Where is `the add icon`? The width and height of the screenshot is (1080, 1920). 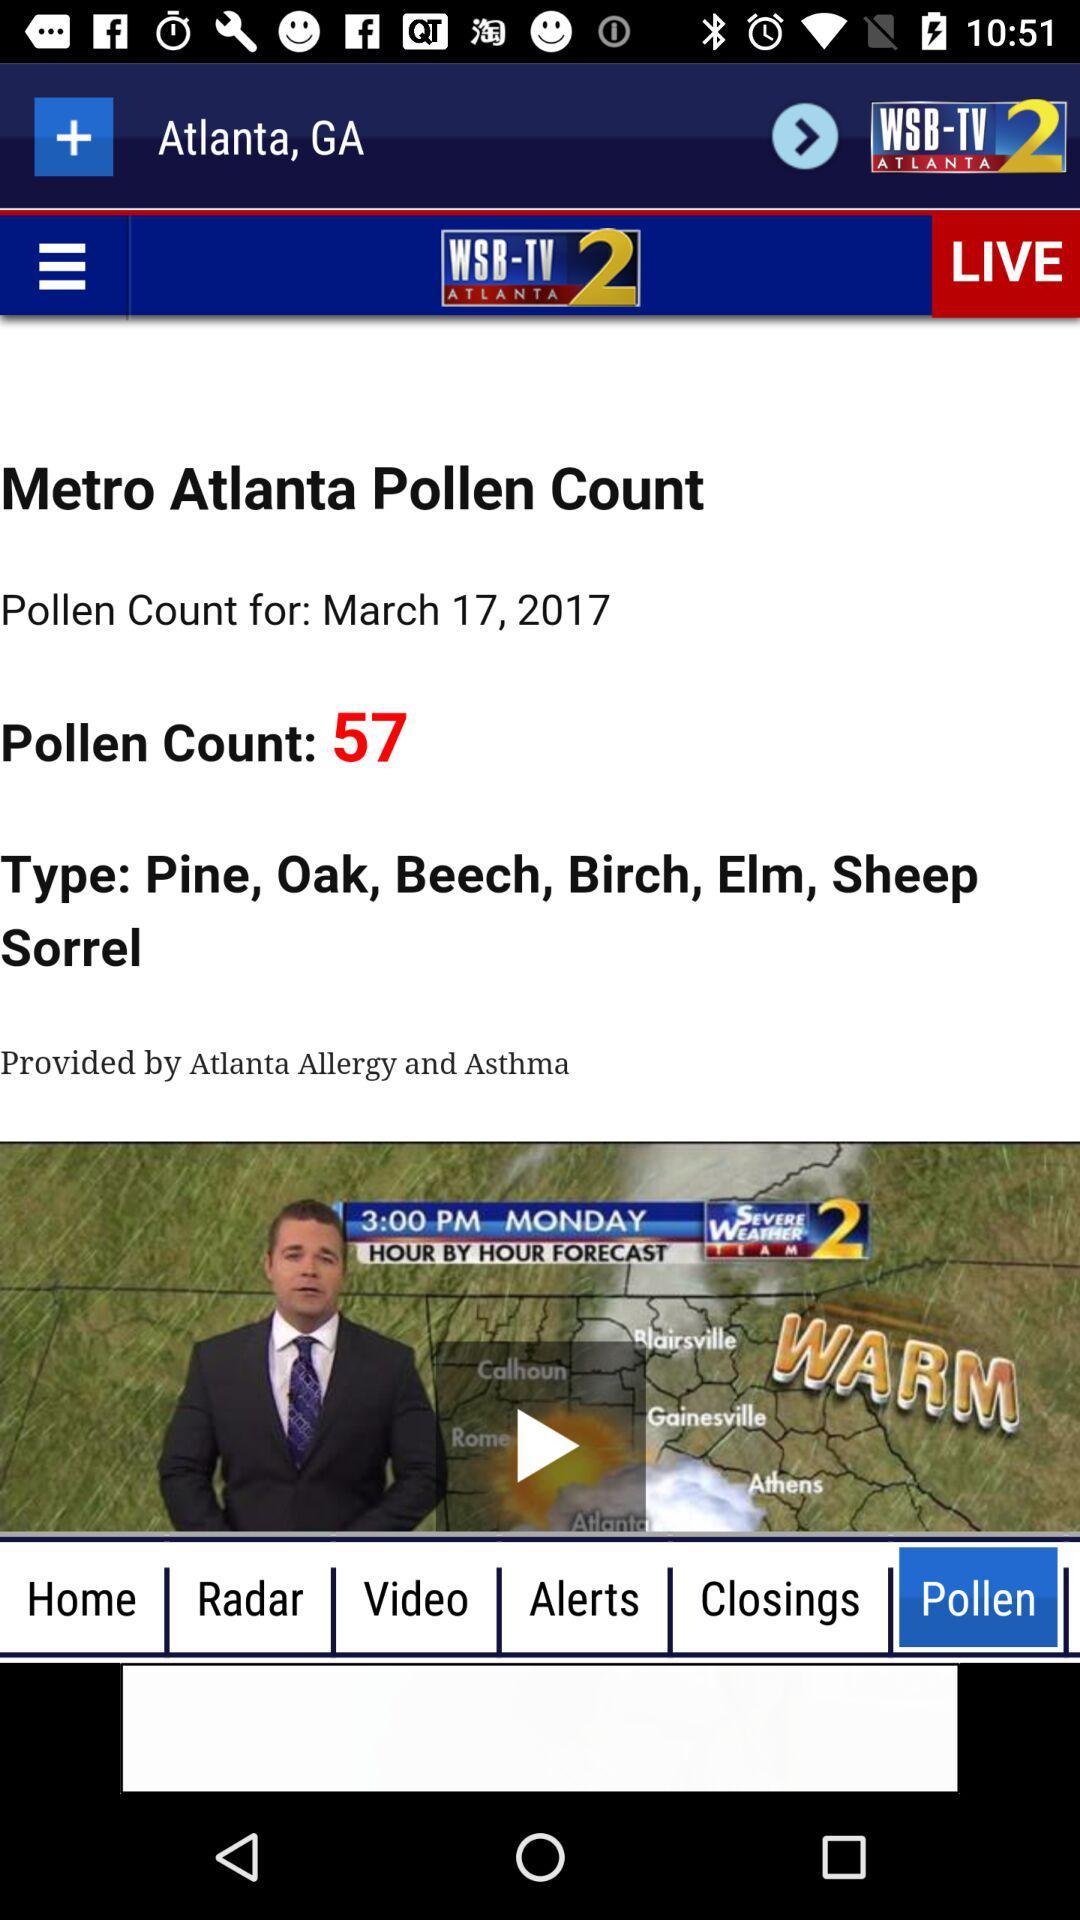 the add icon is located at coordinates (72, 135).